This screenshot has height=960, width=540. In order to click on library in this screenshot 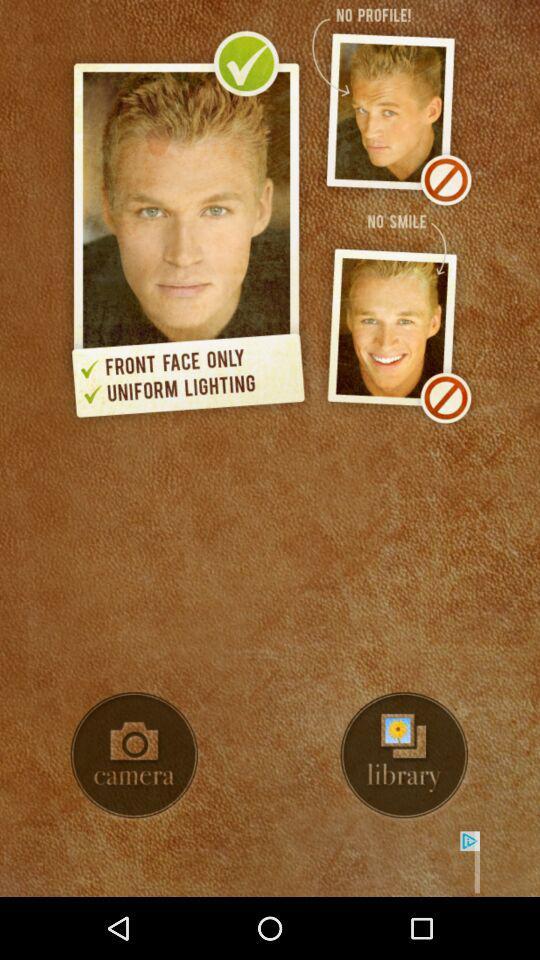, I will do `click(405, 754)`.